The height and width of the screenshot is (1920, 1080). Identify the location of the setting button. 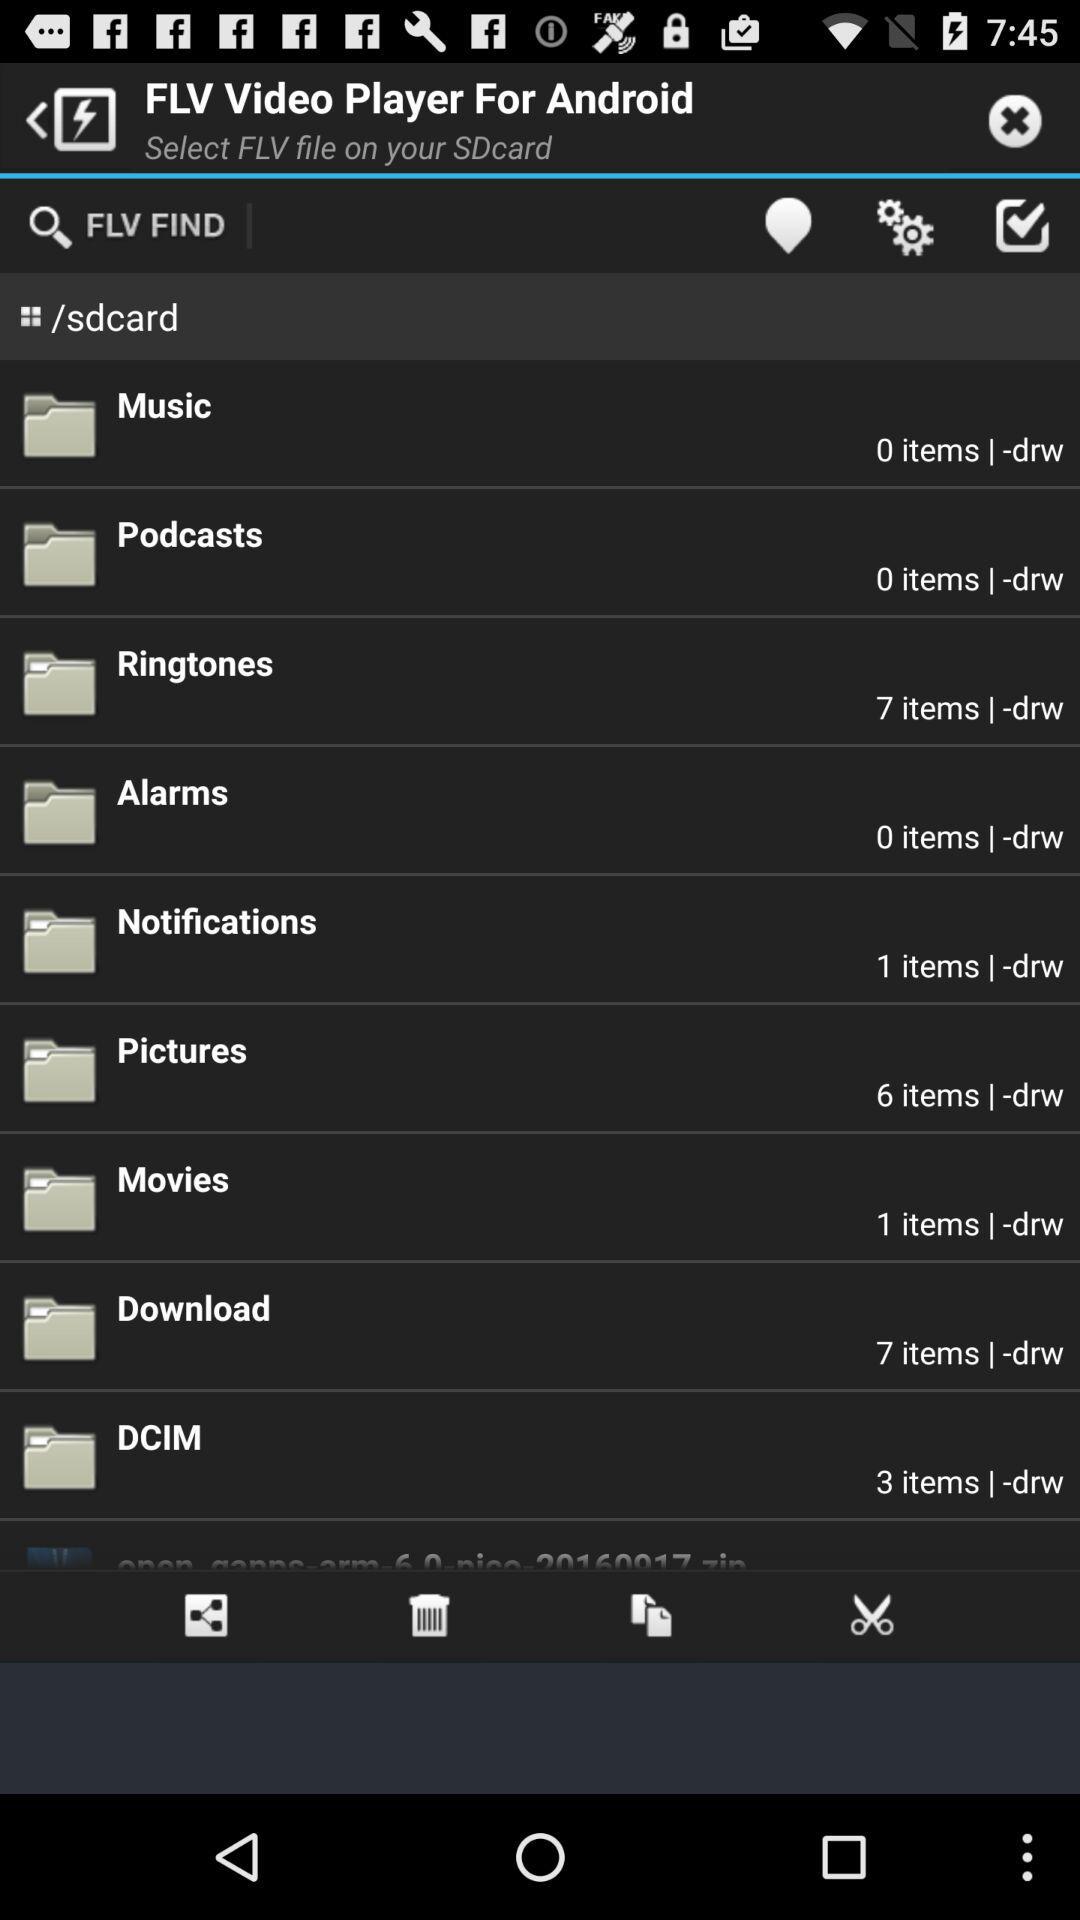
(904, 225).